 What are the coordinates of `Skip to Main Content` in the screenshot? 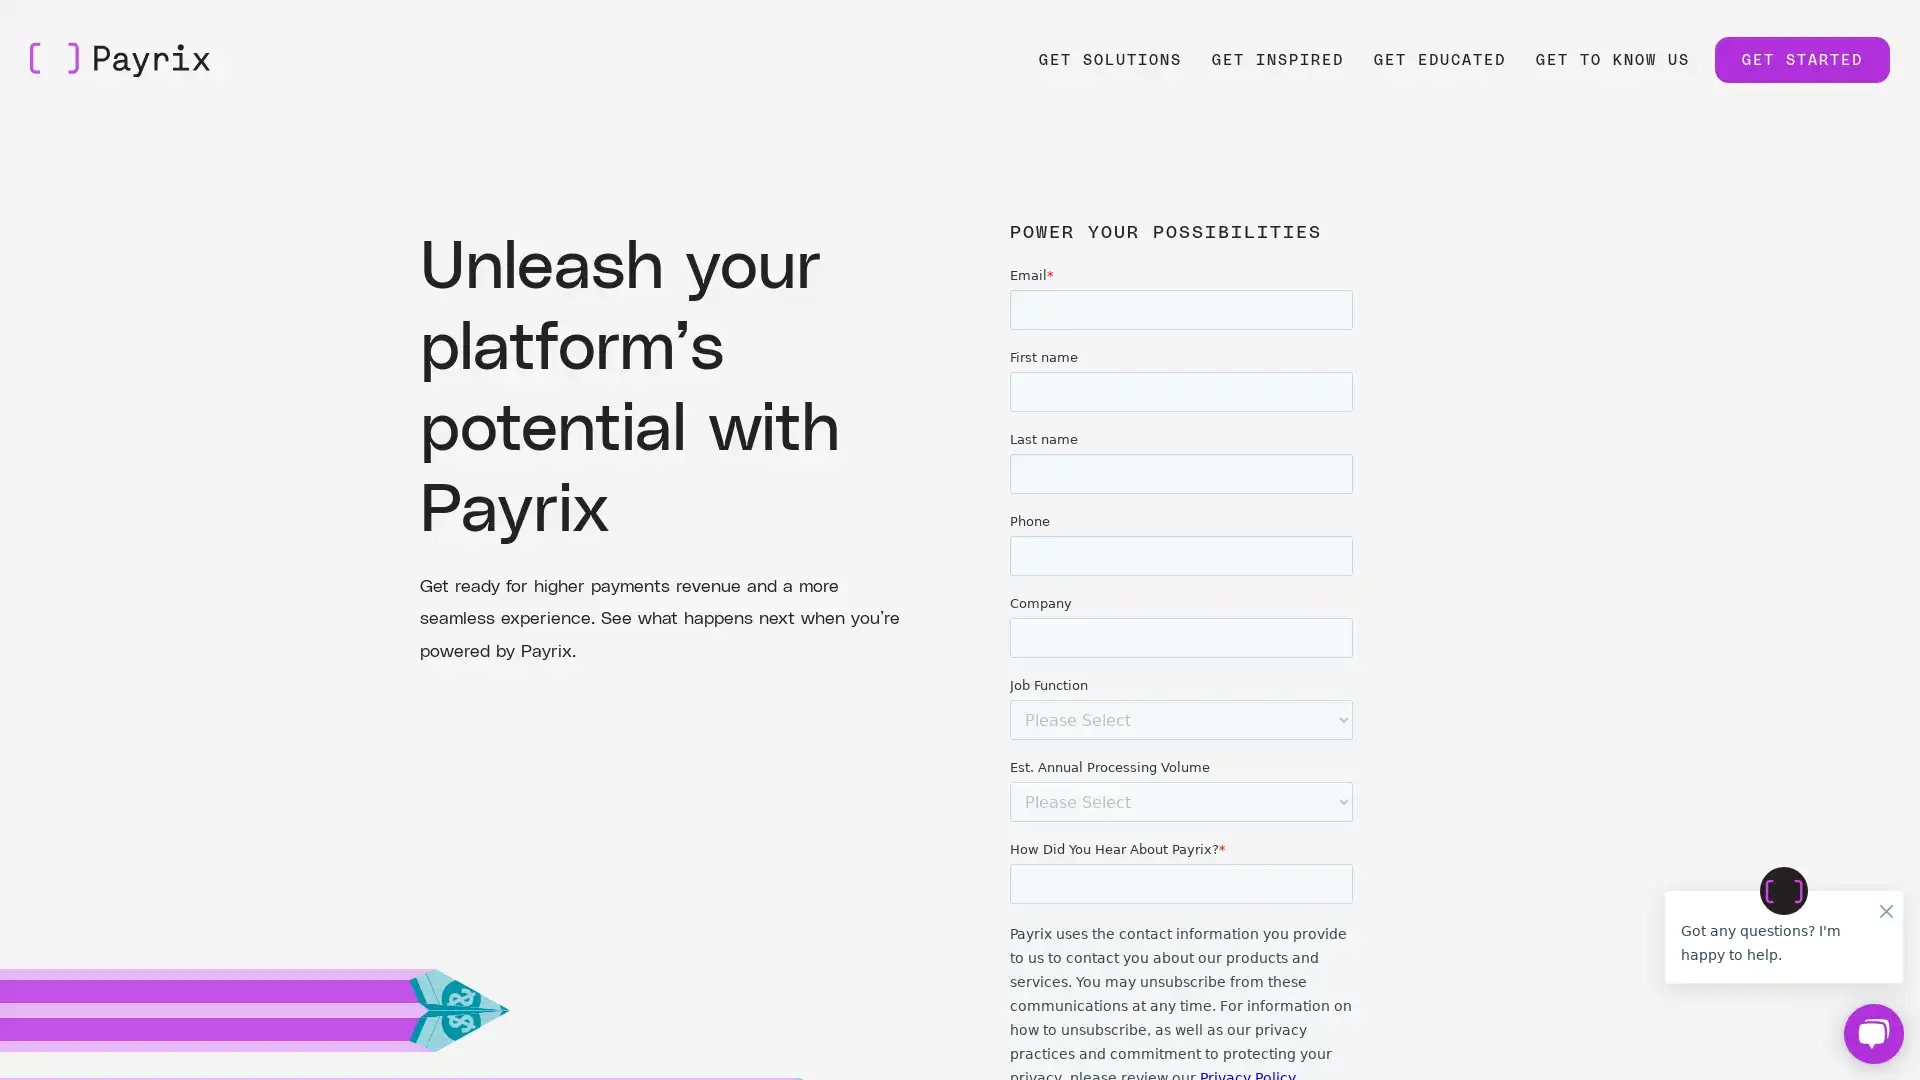 It's located at (20, 20).